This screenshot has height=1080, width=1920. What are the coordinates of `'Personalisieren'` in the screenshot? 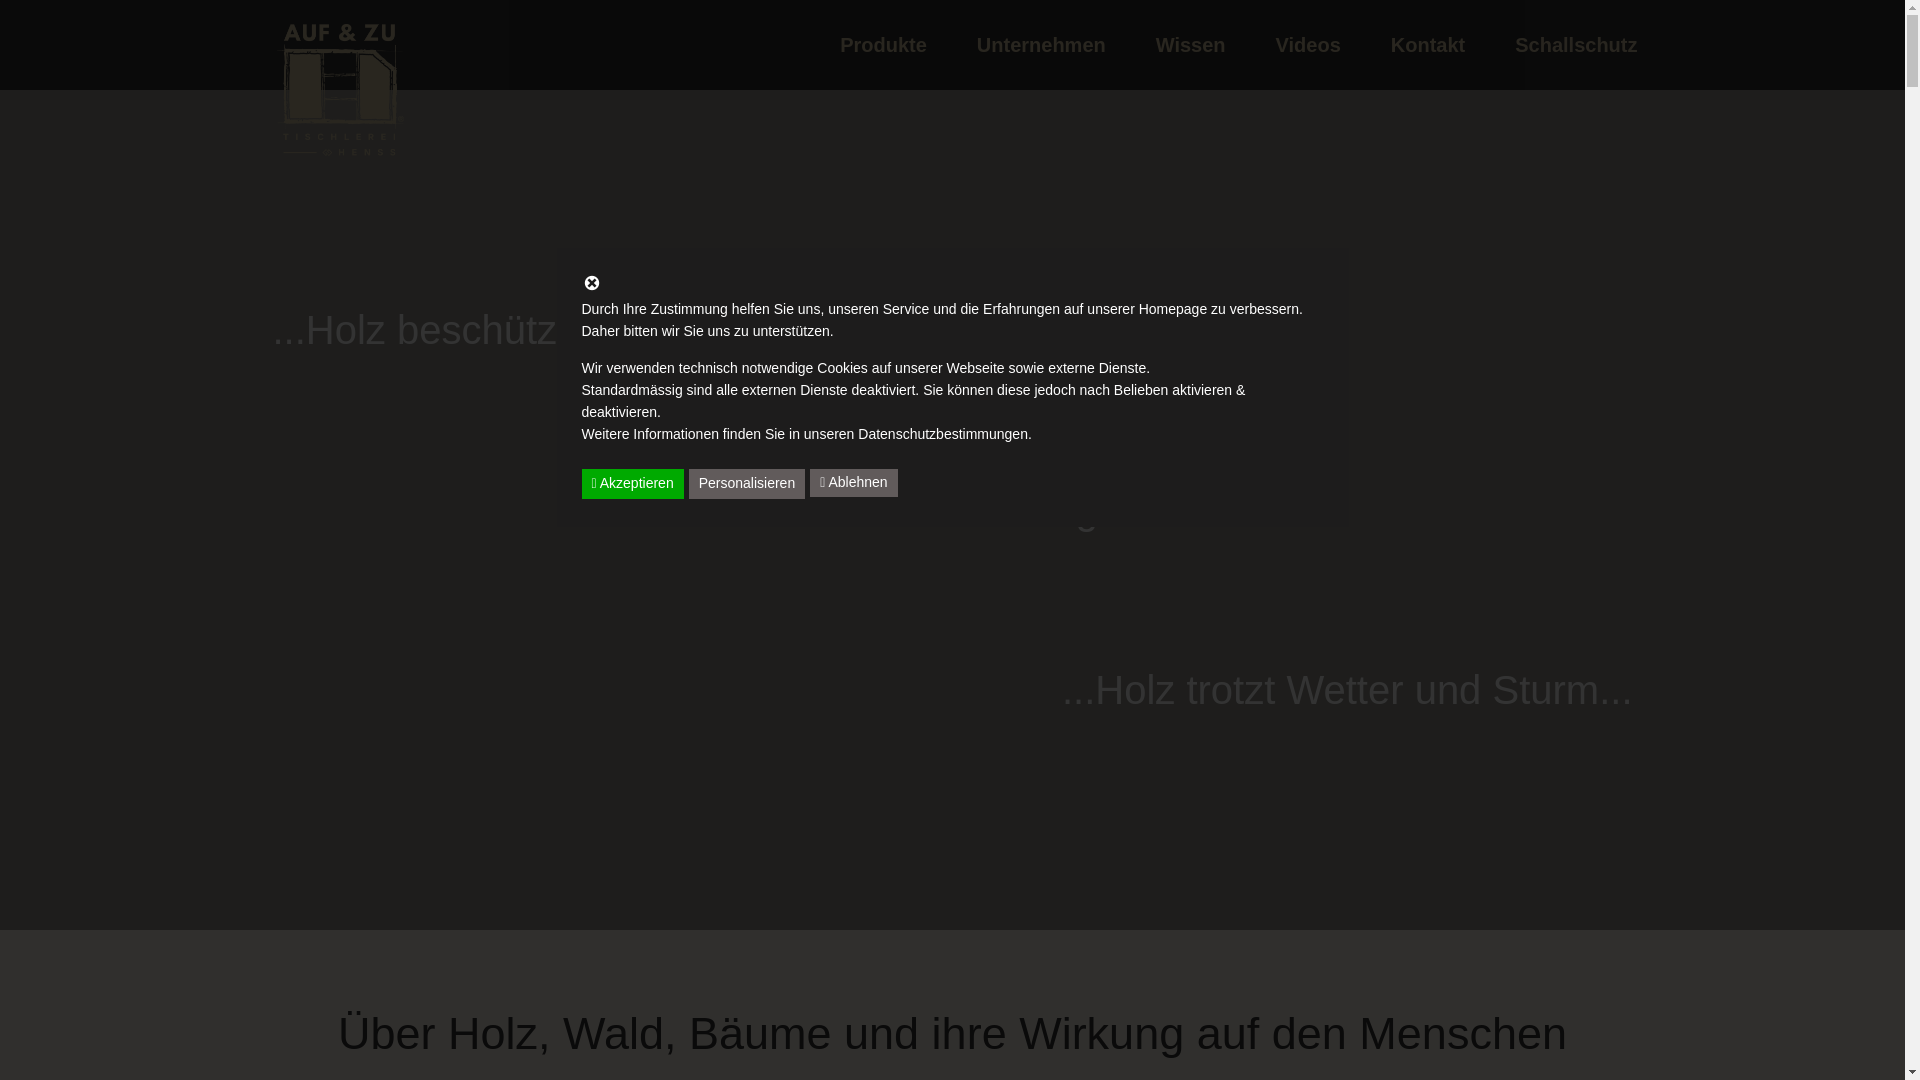 It's located at (689, 483).